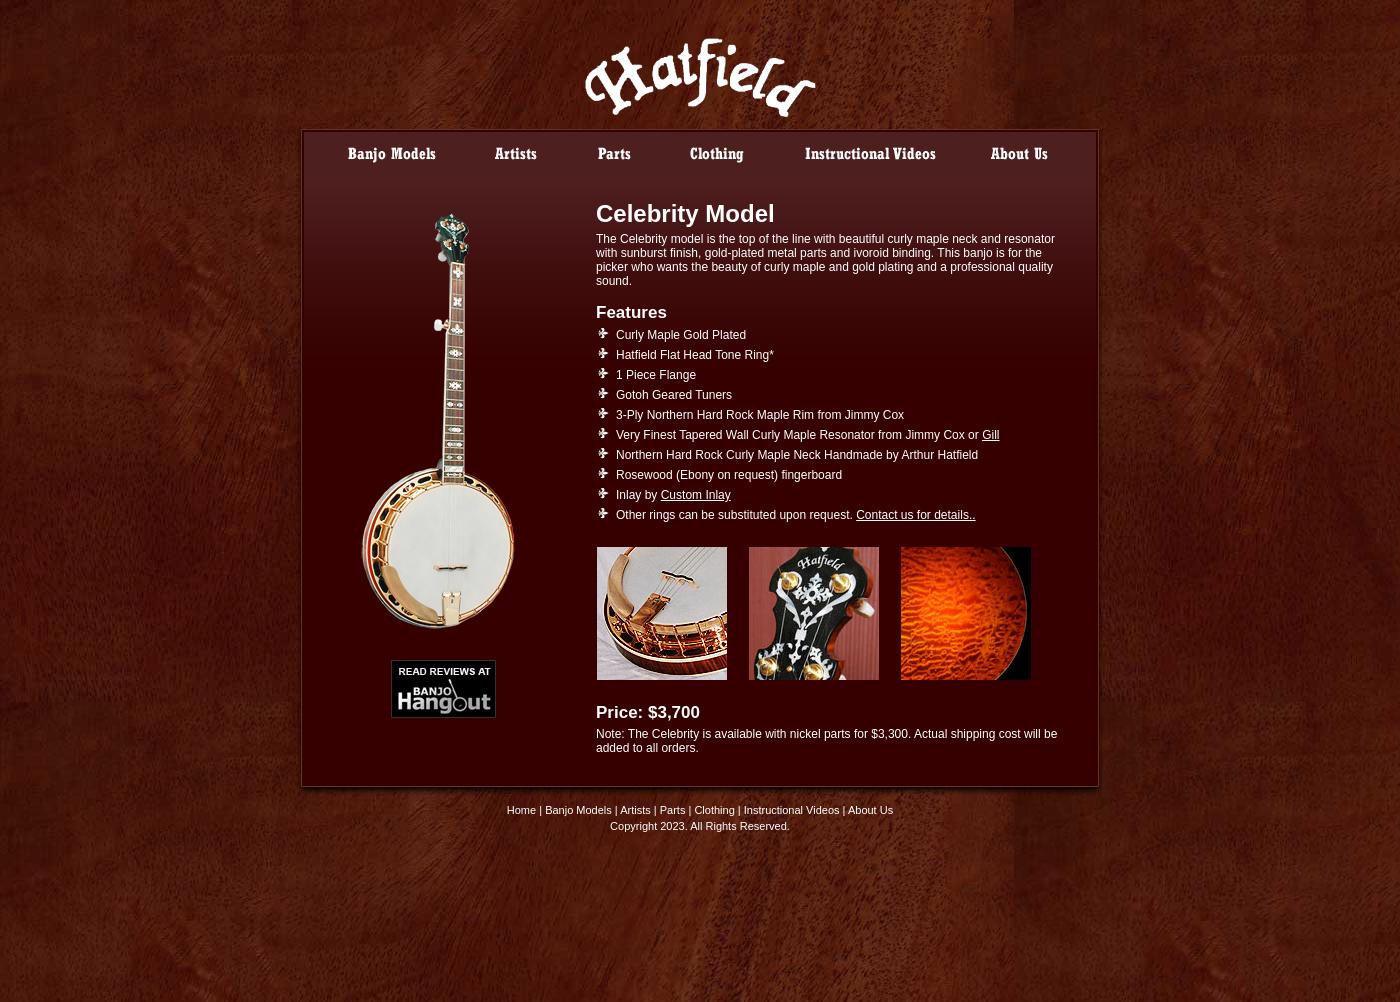 This screenshot has width=1400, height=1002. Describe the element at coordinates (520, 809) in the screenshot. I see `'Home'` at that location.